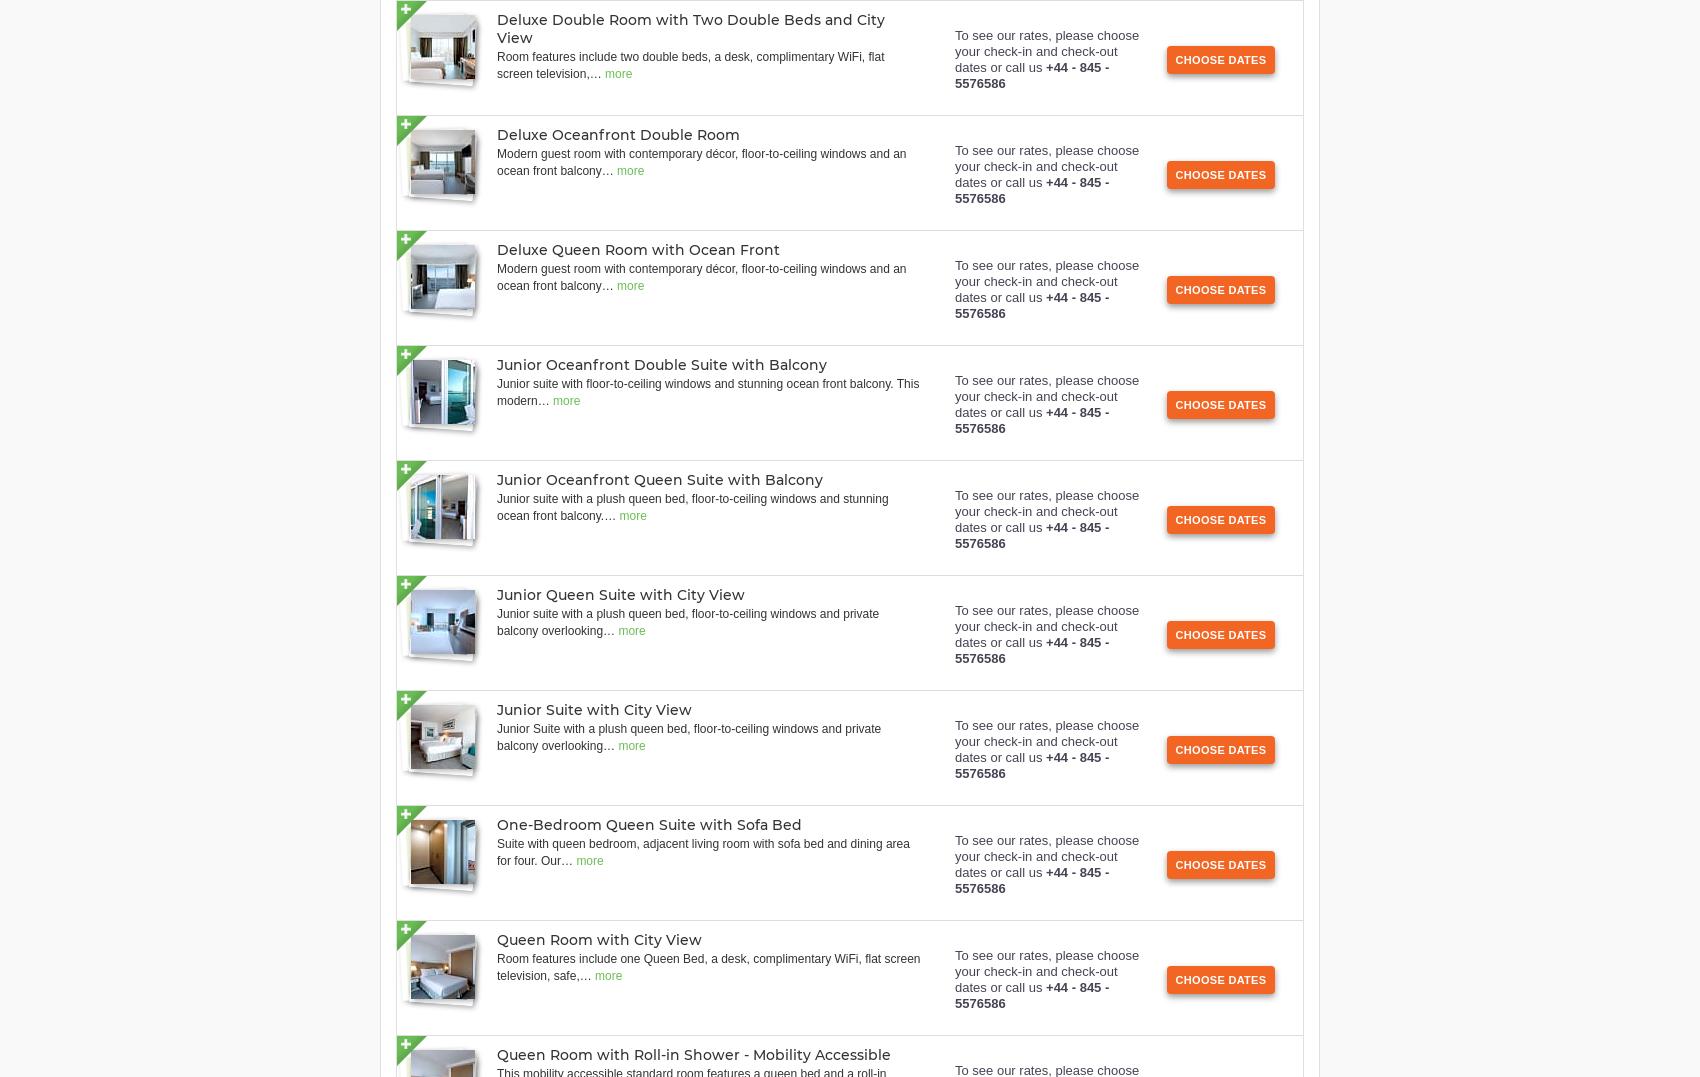 The image size is (1700, 1077). I want to click on 'Deluxe Queen Room with Ocean Front', so click(638, 248).